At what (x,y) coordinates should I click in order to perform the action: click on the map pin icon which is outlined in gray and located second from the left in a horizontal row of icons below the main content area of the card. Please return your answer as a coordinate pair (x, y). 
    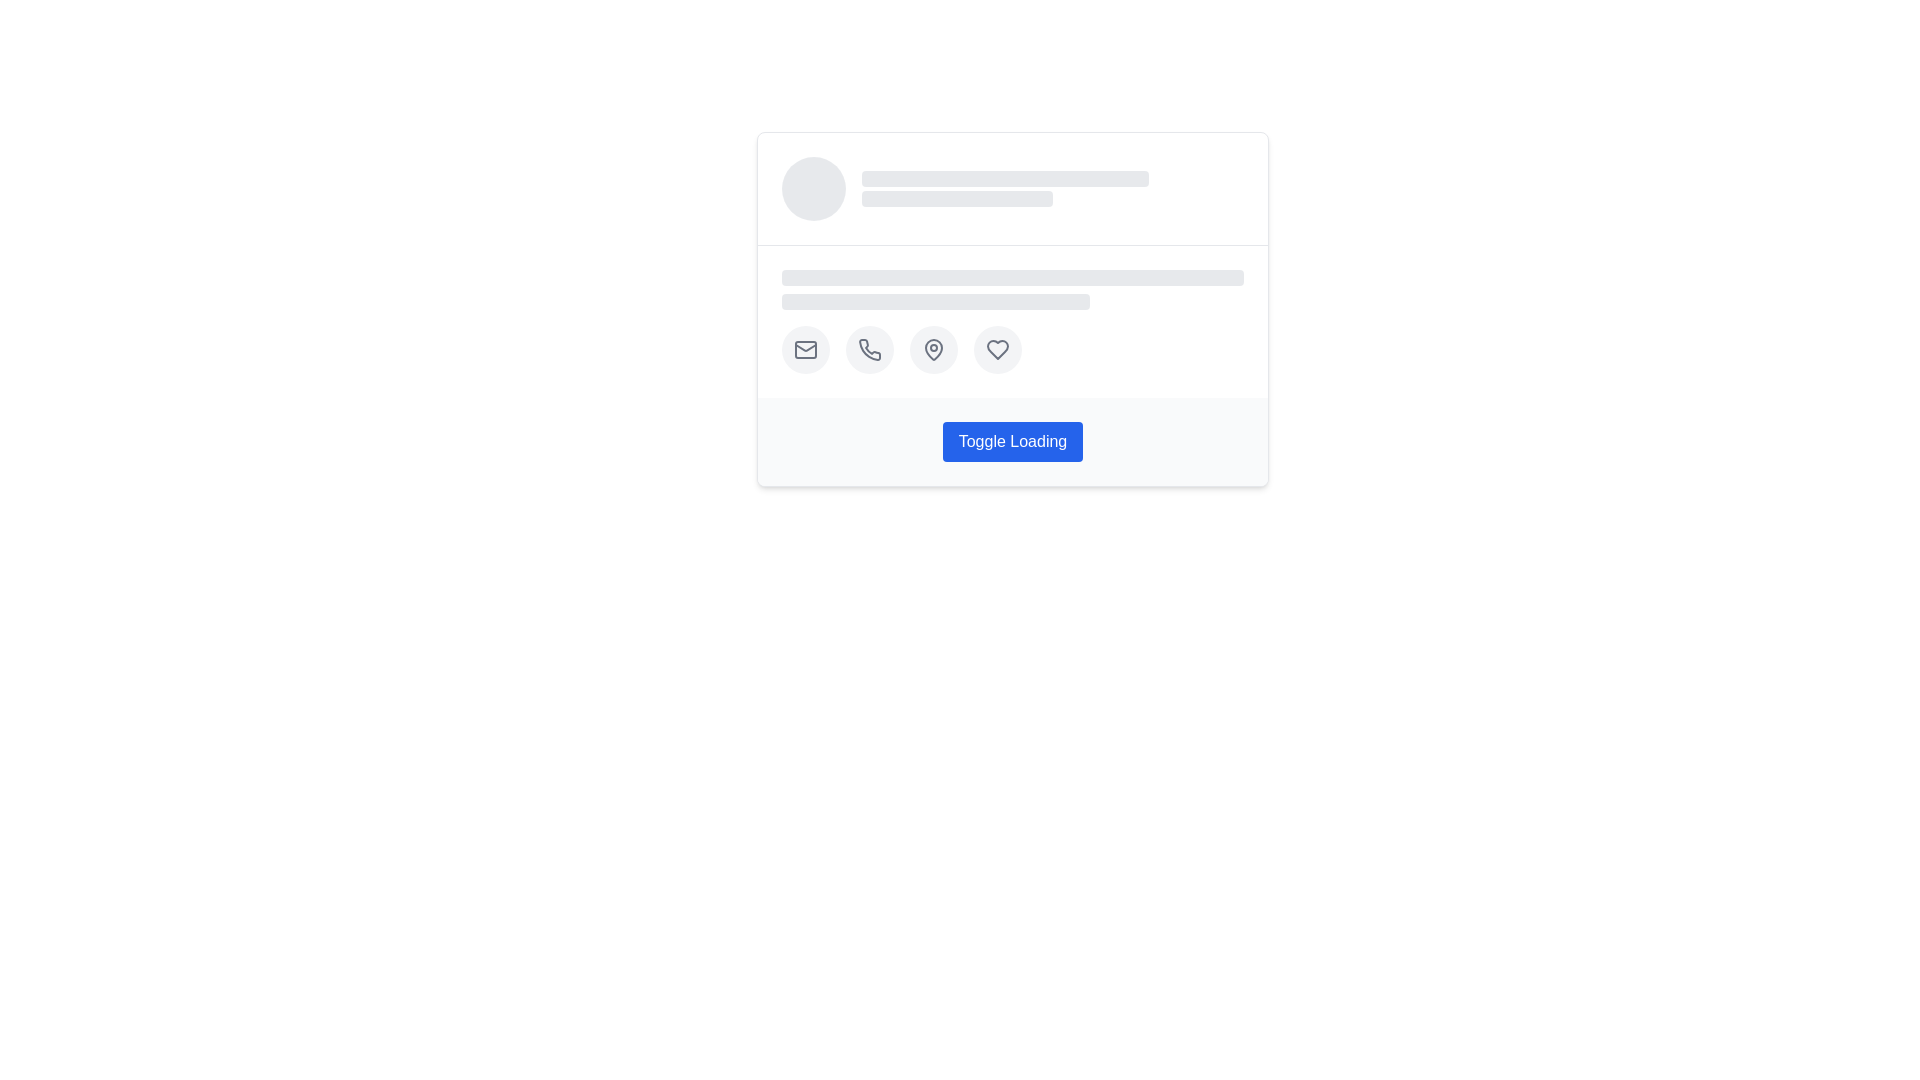
    Looking at the image, I should click on (933, 347).